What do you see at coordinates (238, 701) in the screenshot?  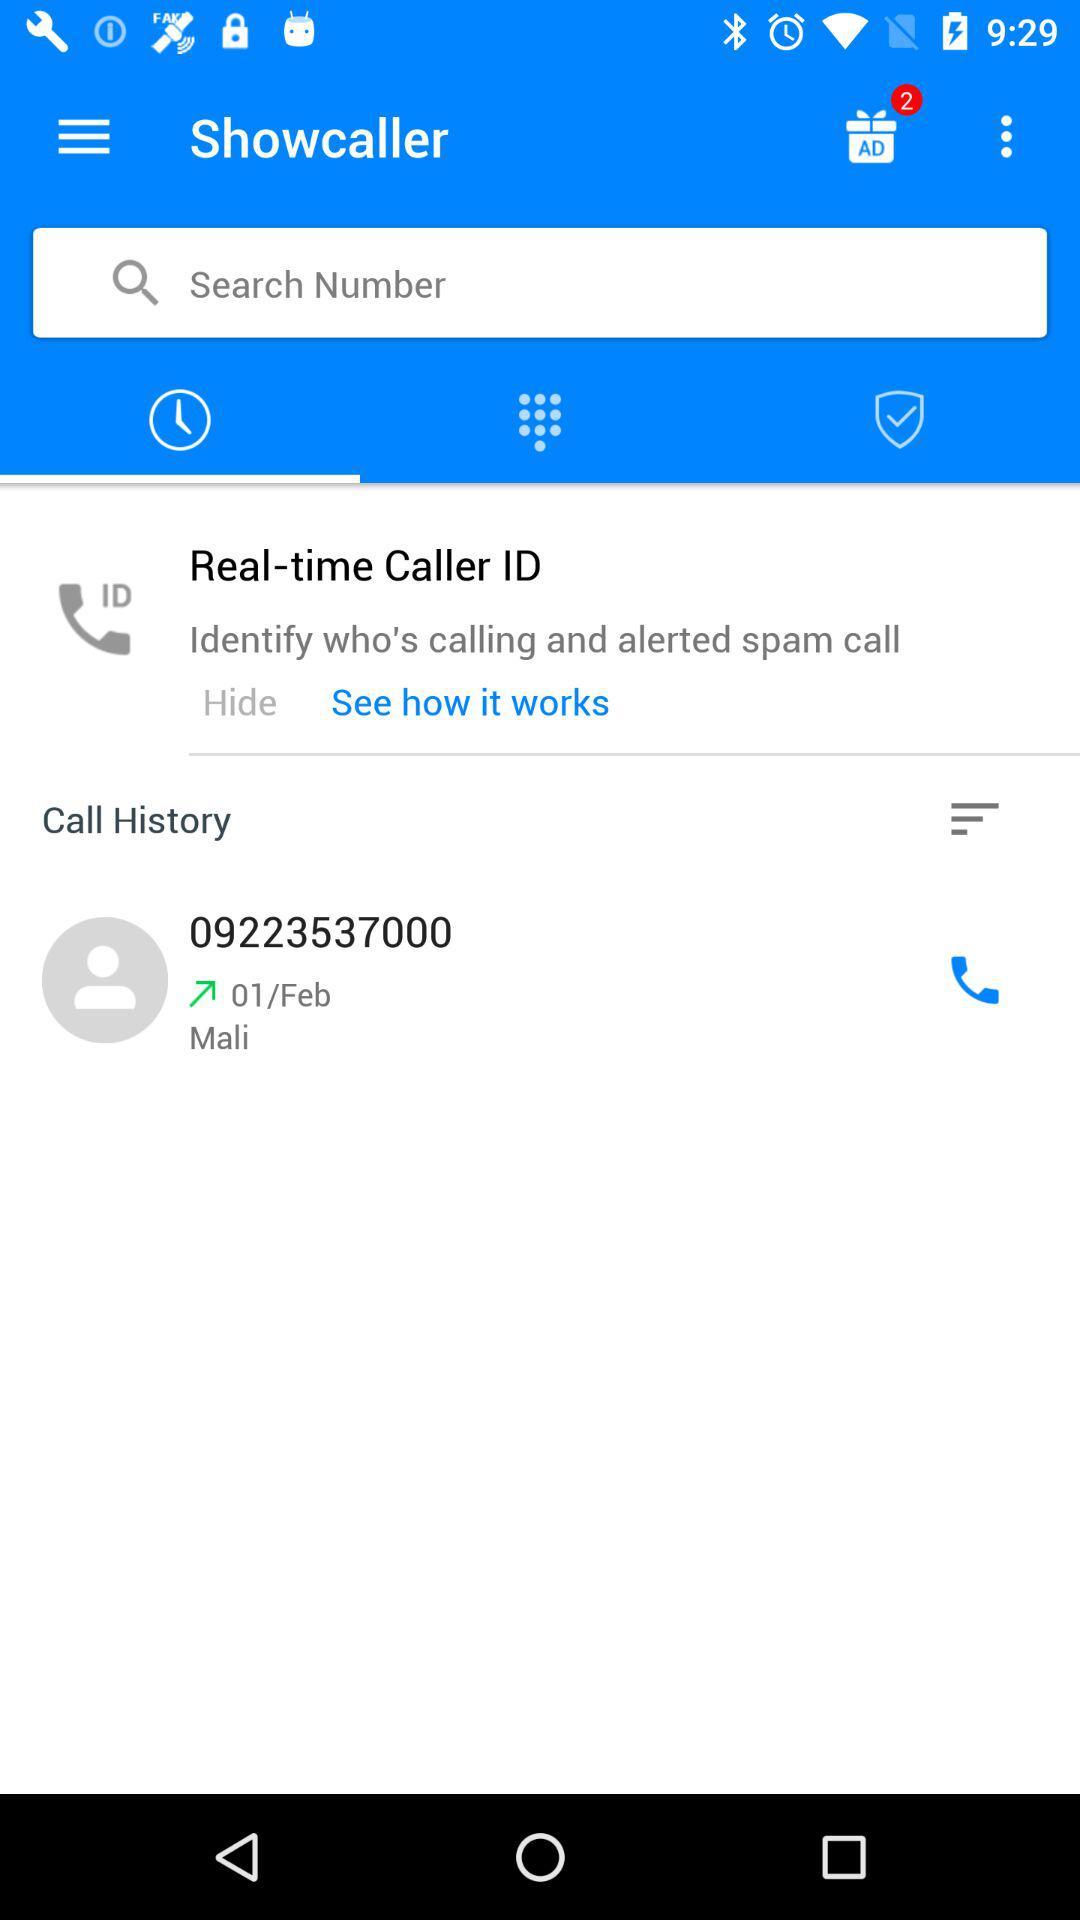 I see `hide item` at bounding box center [238, 701].